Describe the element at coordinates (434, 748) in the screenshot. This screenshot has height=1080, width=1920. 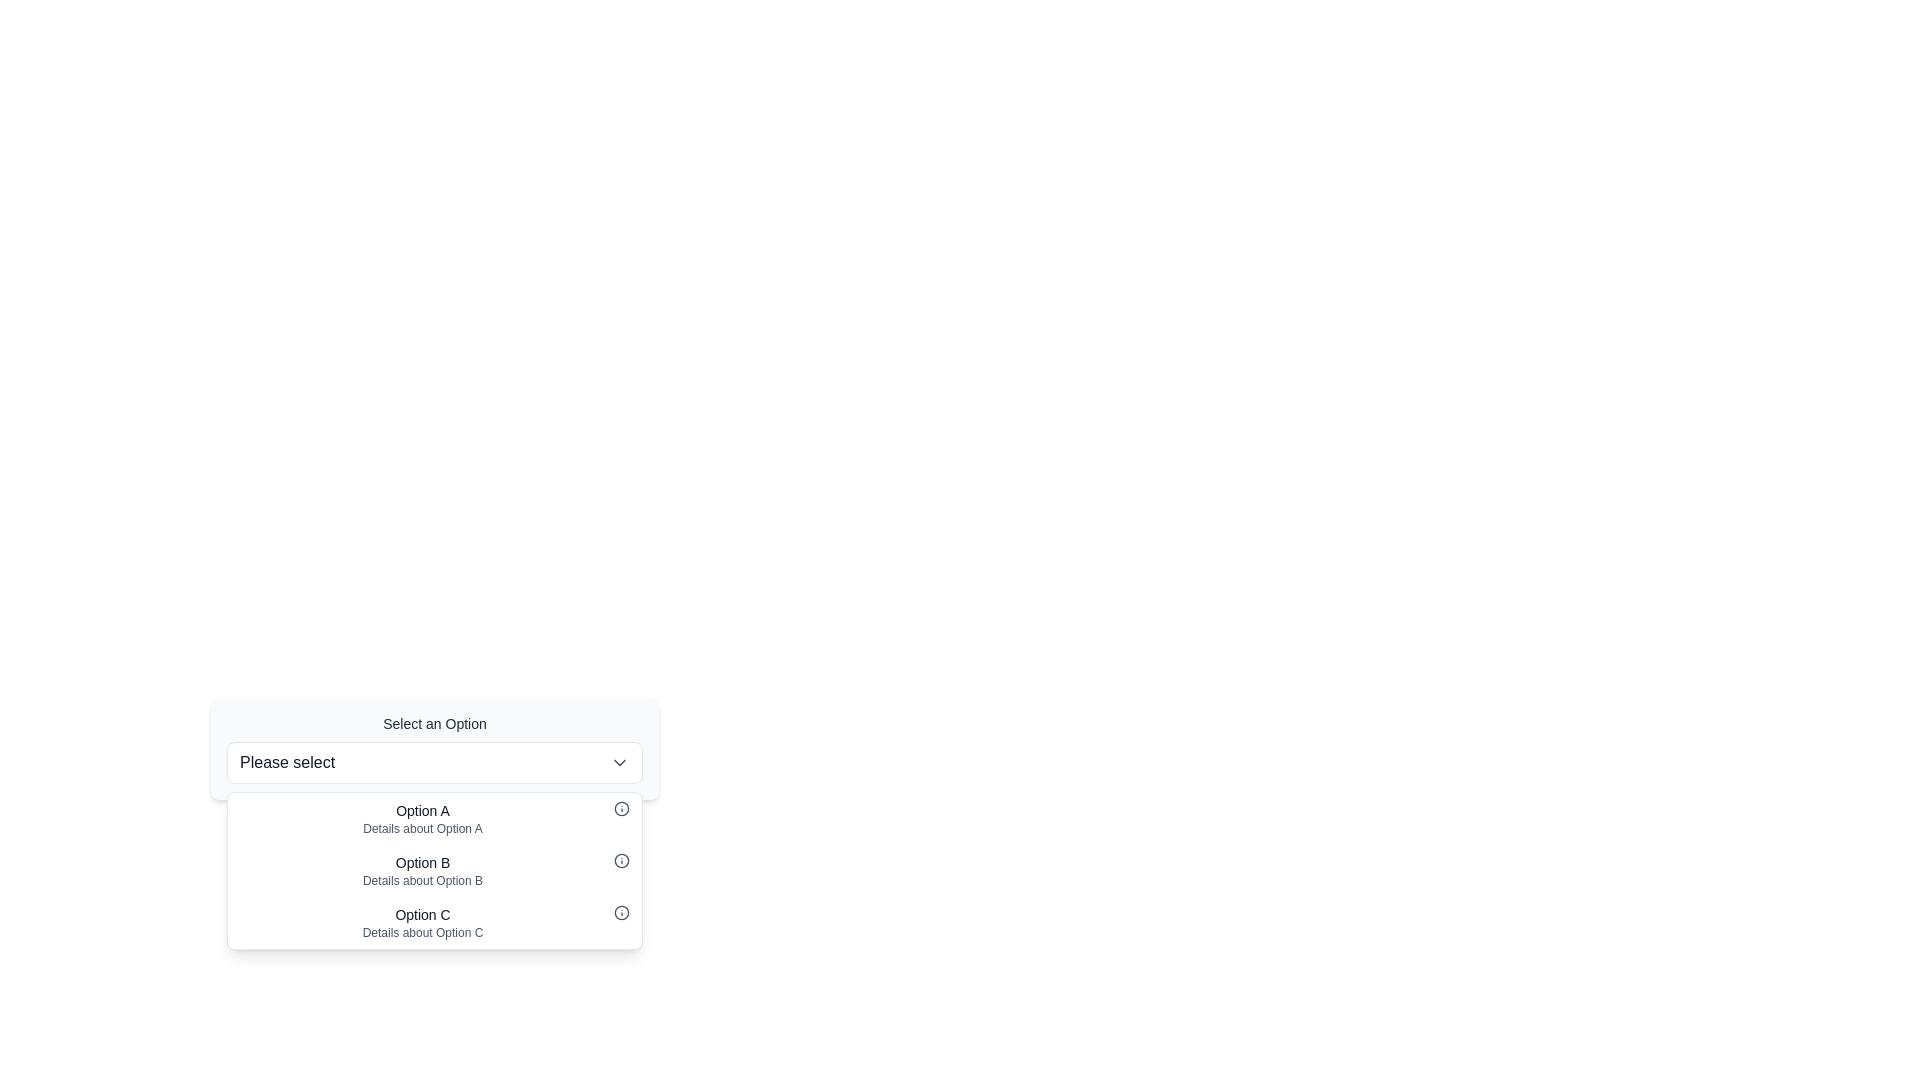
I see `the 'Select an Option' dropdown menu using tab navigation` at that location.